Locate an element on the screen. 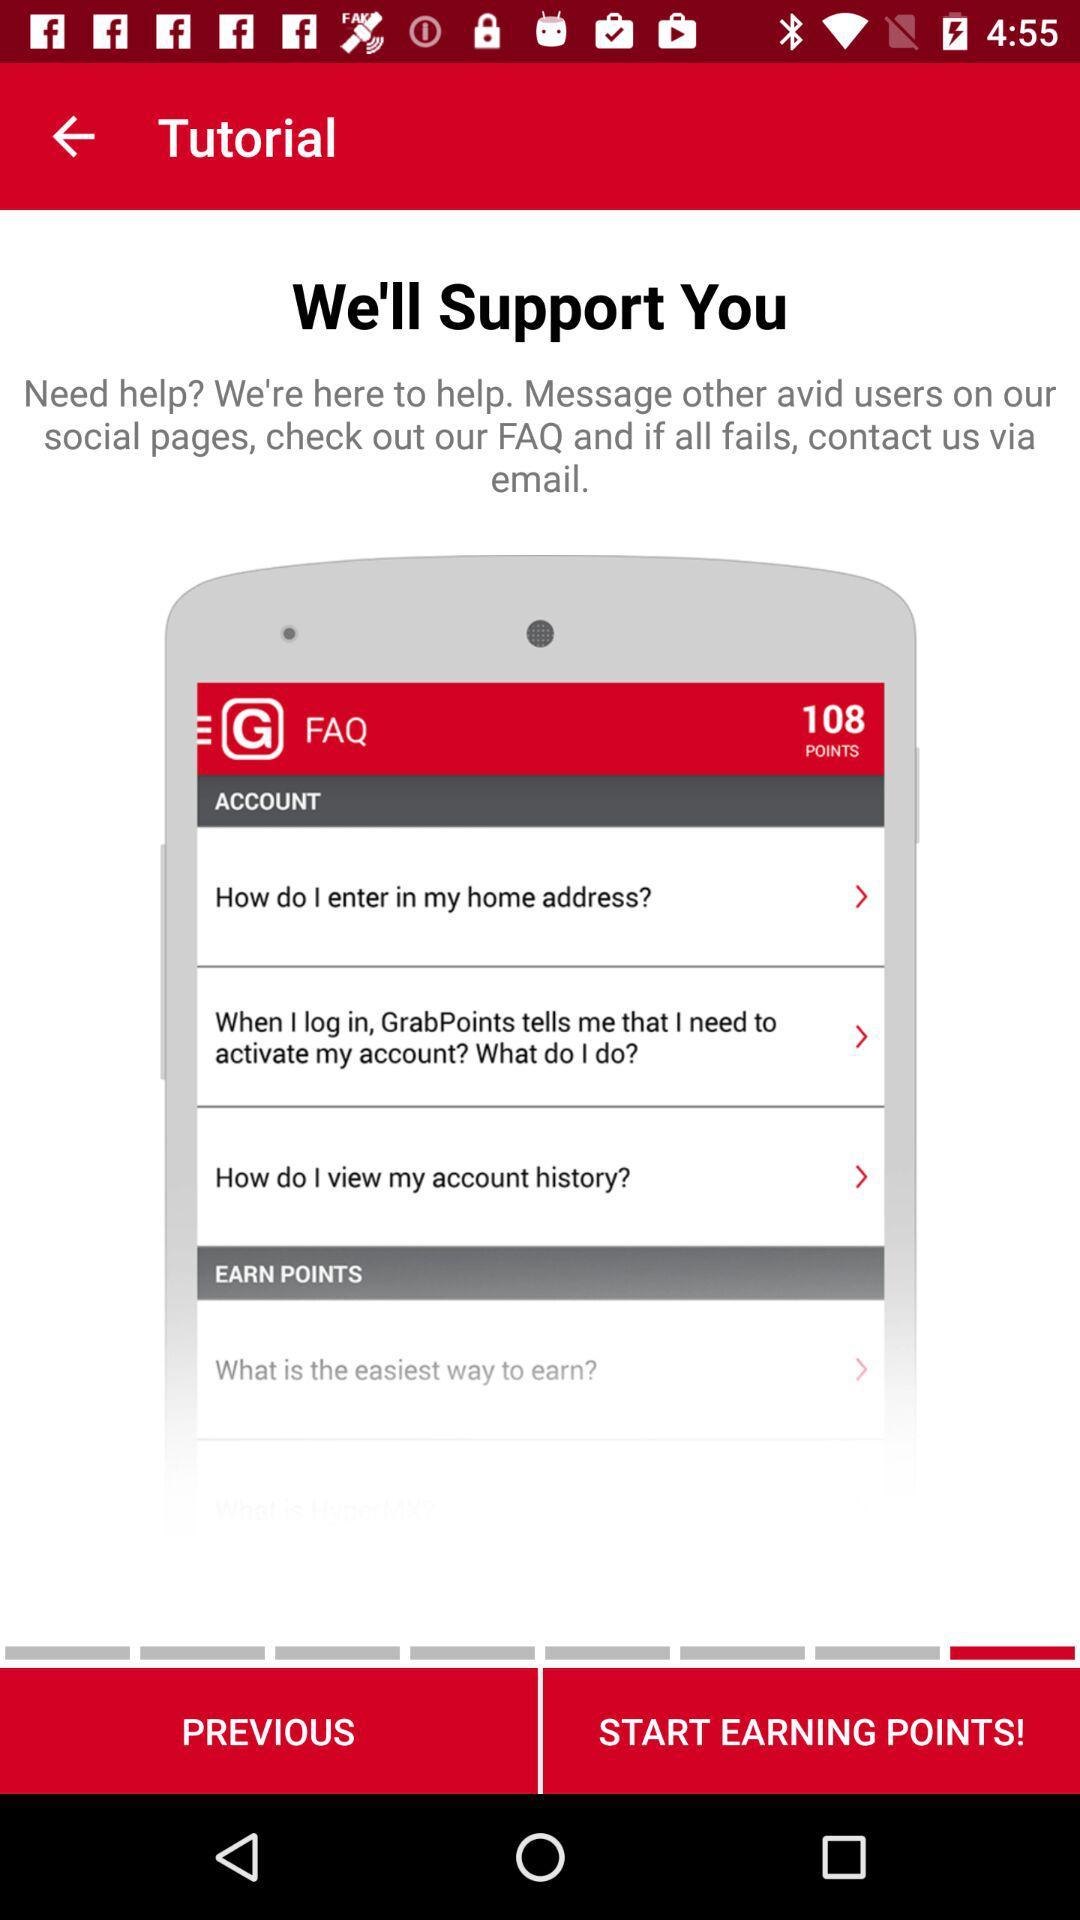 The height and width of the screenshot is (1920, 1080). start earning points! icon is located at coordinates (811, 1730).